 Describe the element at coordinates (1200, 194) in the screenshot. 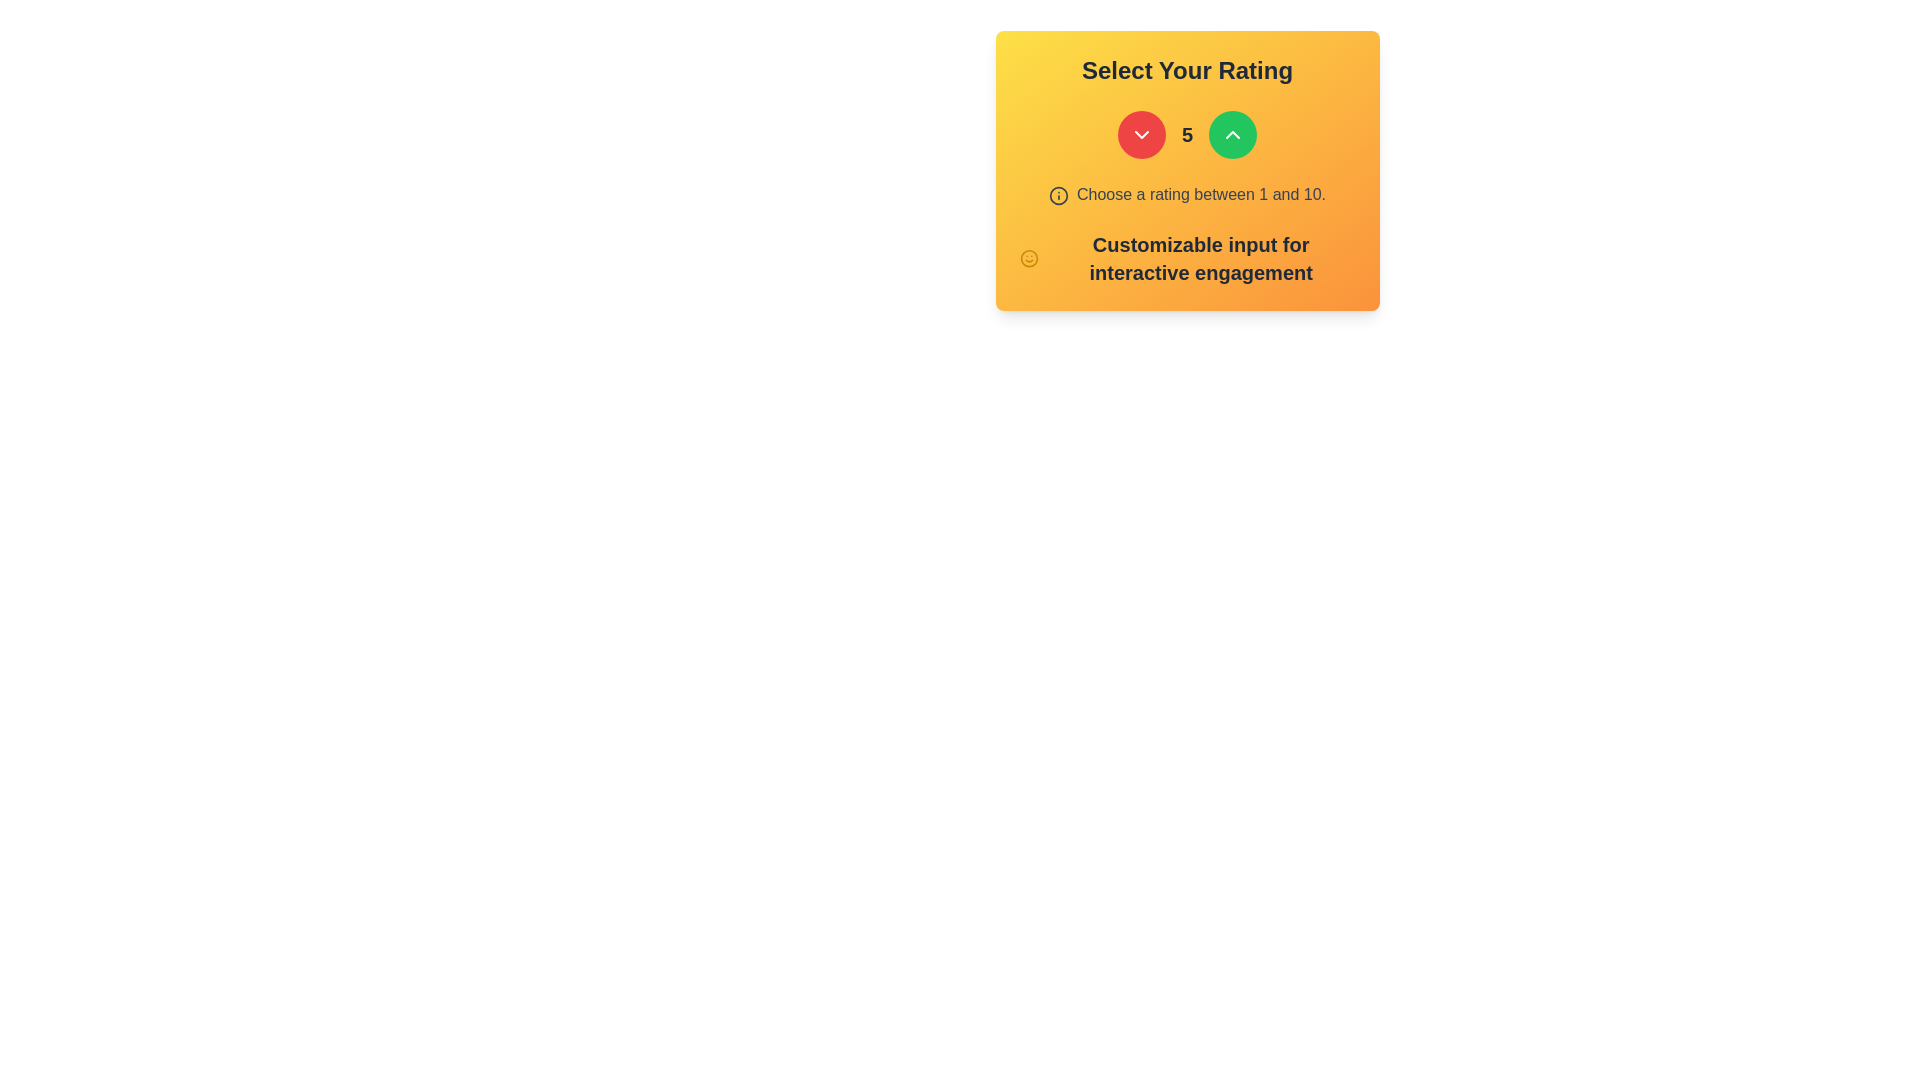

I see `the instructional text label that is horizontally centered within the yellow rating selection section, positioned below the rating input controls and above the additional descriptive text` at that location.